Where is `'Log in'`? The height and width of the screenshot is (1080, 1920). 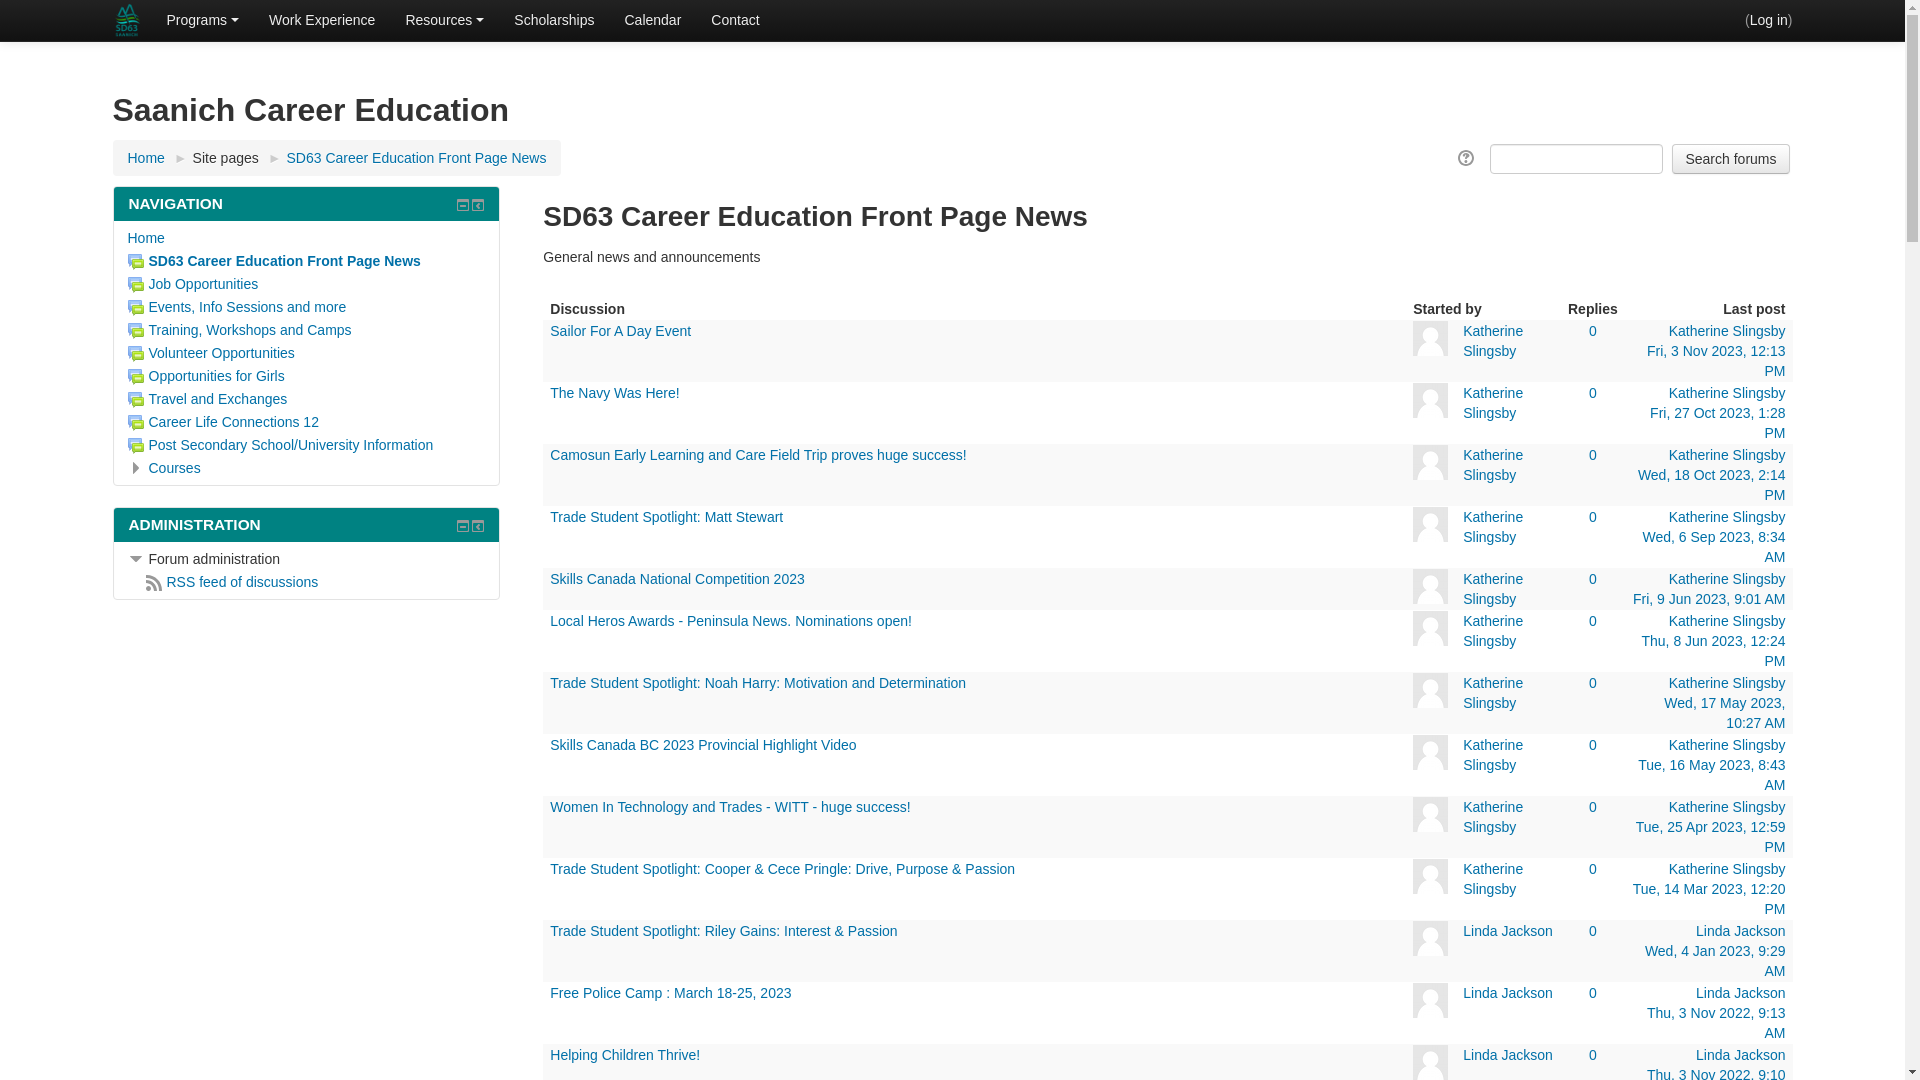
'Log in' is located at coordinates (1769, 19).